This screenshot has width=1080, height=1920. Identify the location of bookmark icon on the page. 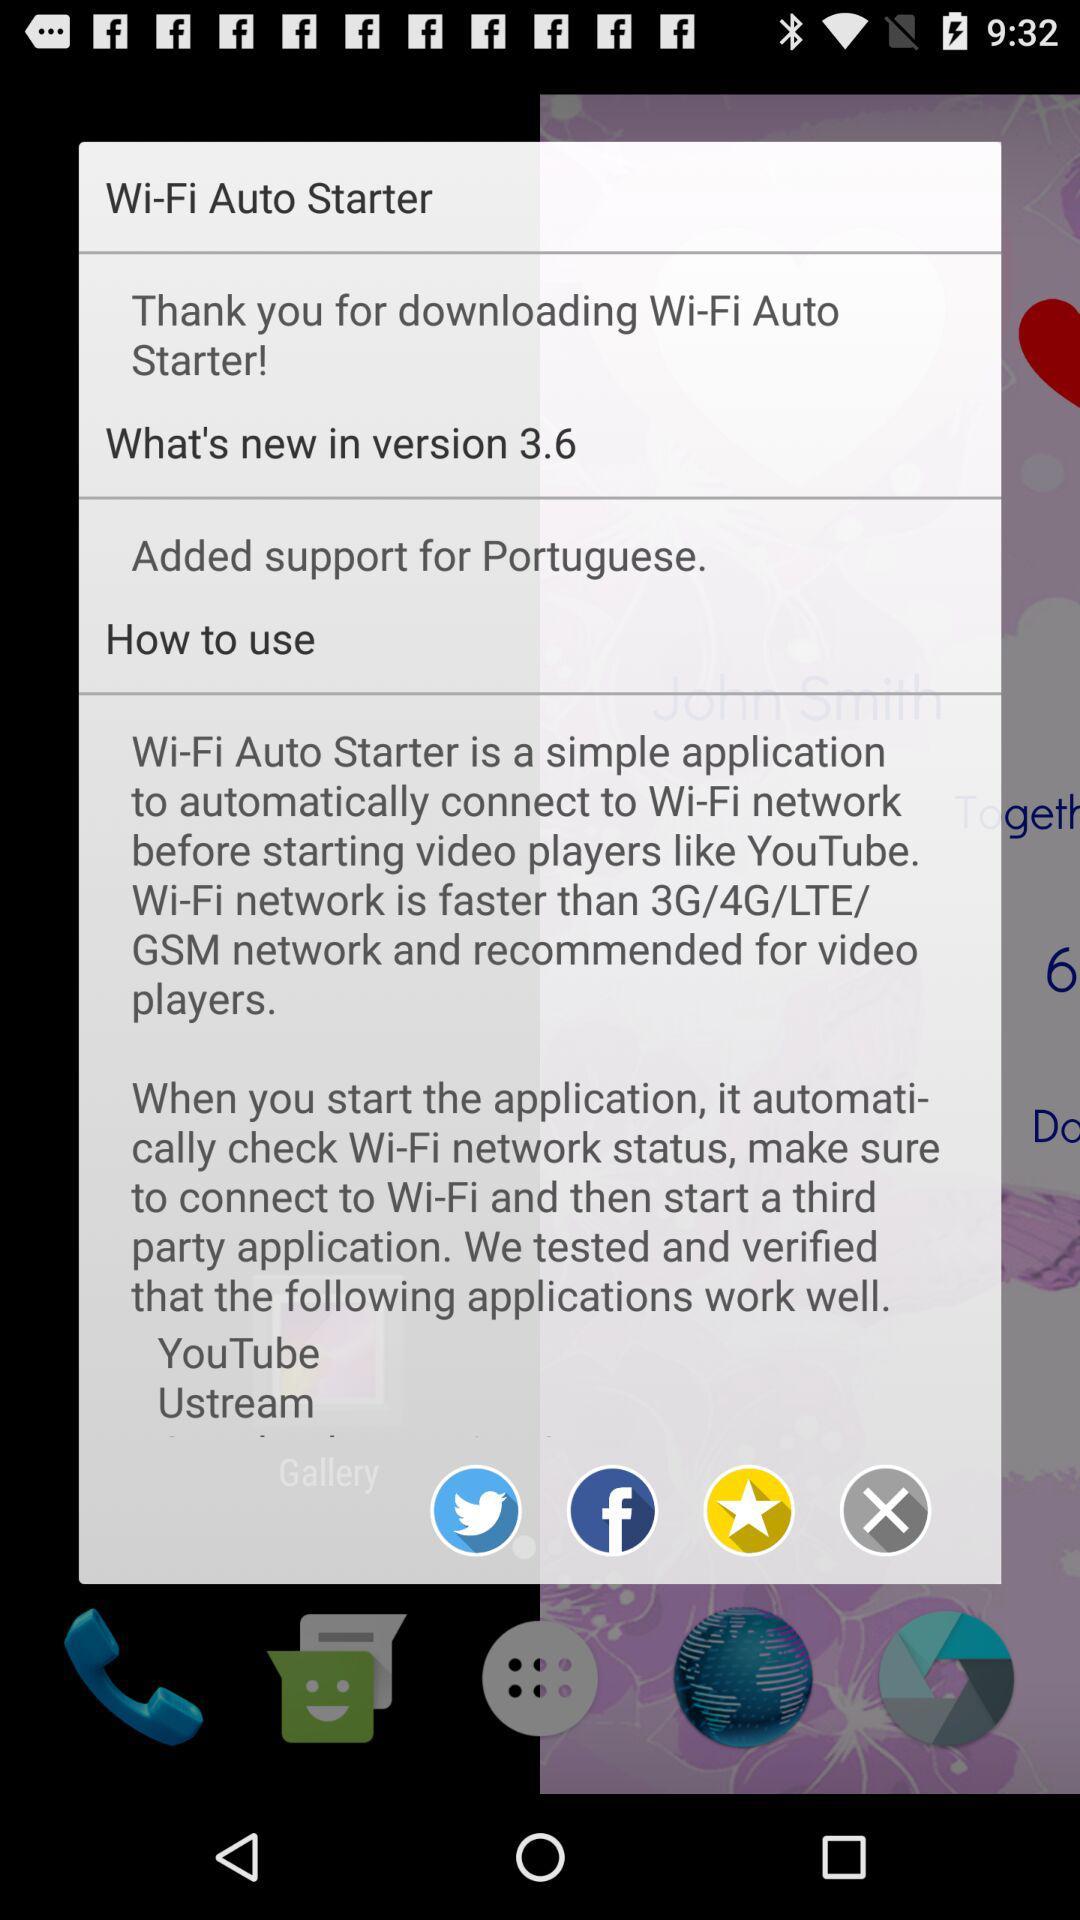
(749, 1510).